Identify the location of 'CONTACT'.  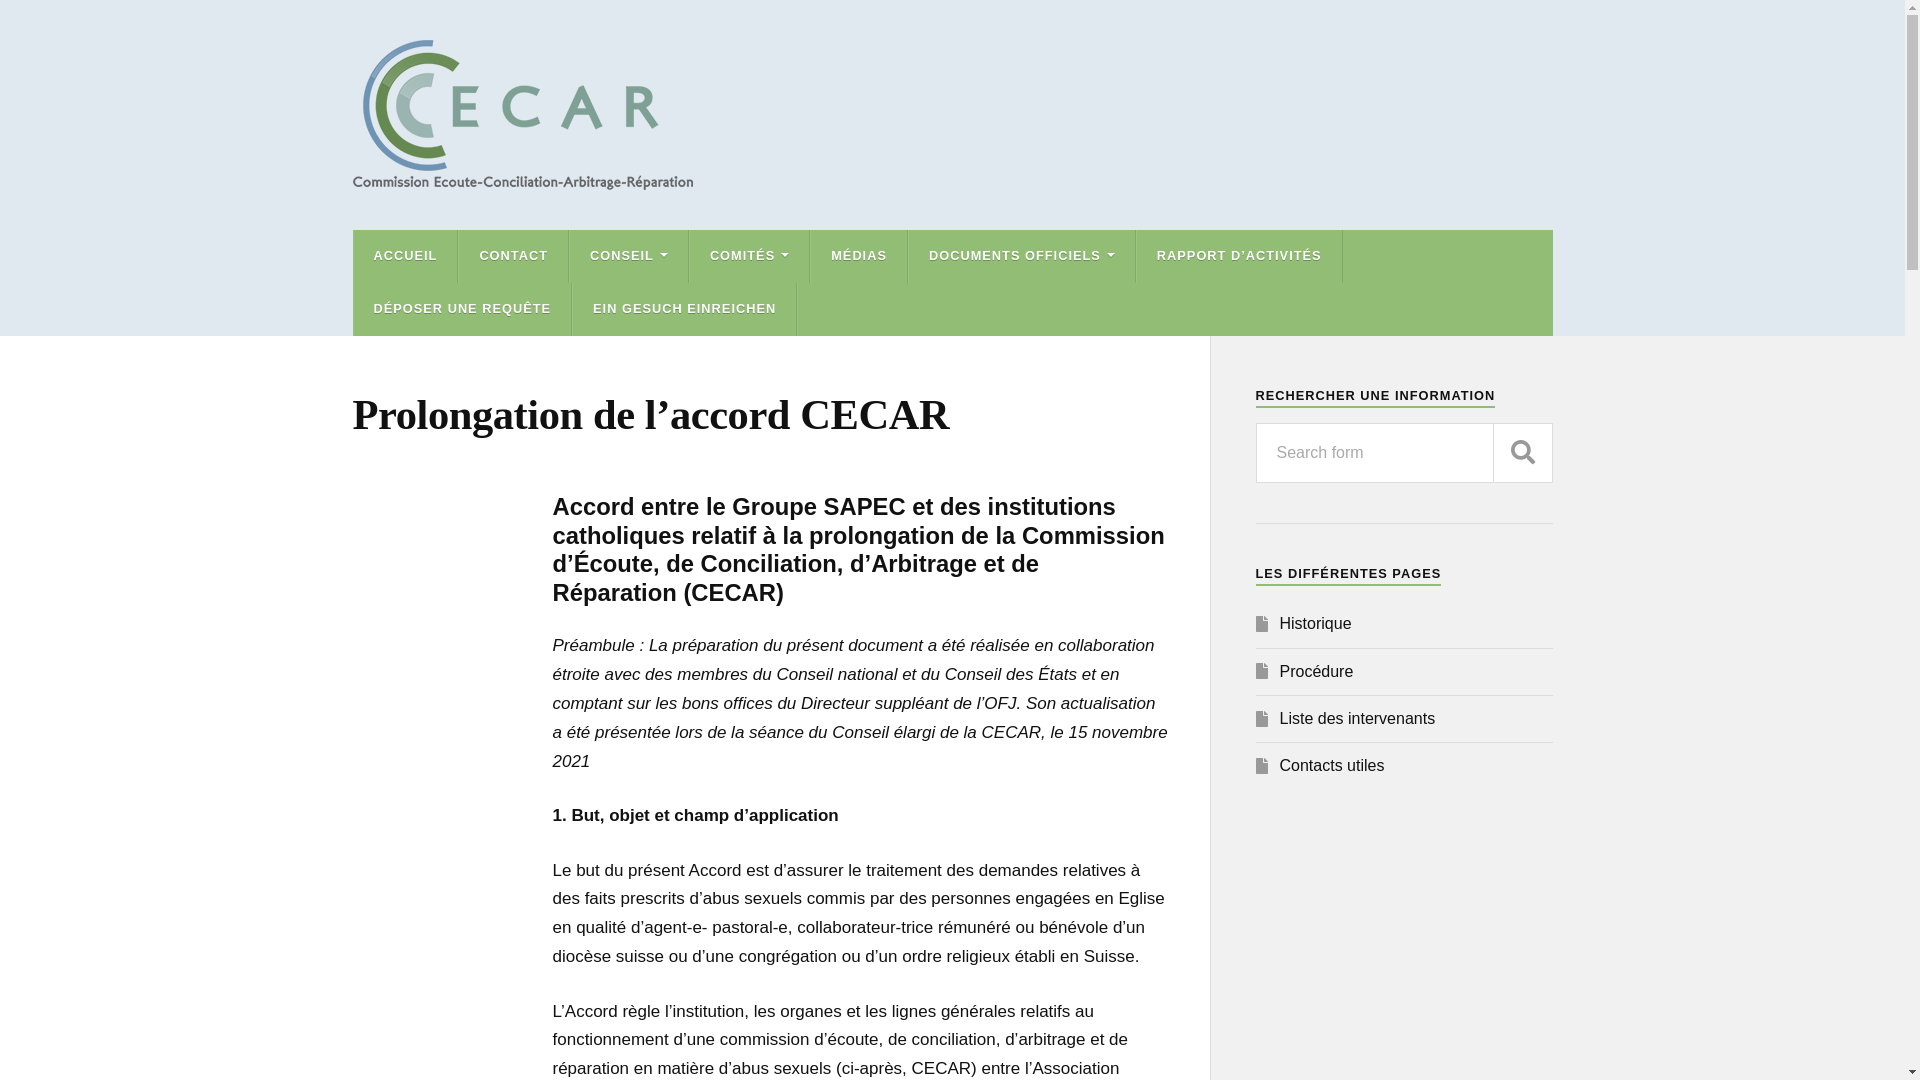
(513, 255).